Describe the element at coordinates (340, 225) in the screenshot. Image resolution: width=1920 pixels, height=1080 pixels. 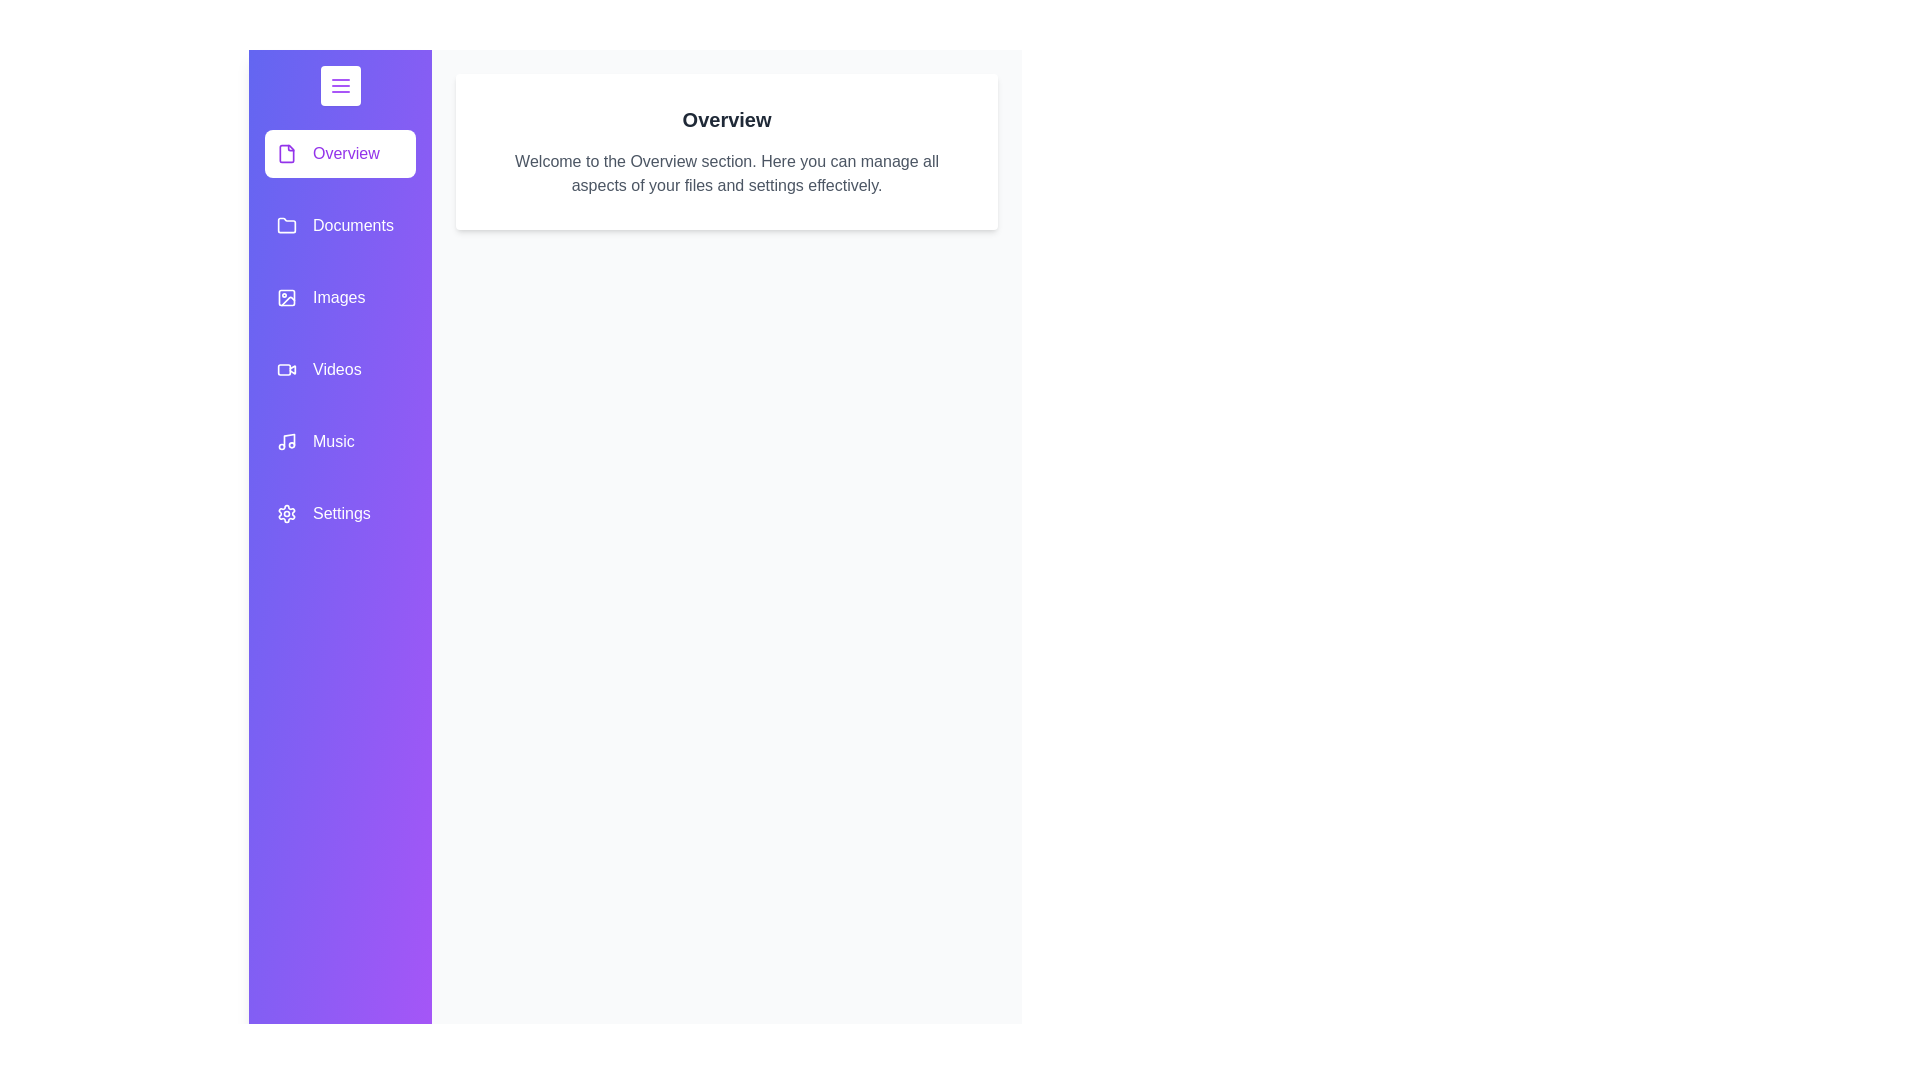
I see `the category item labeled Documents in the drawer` at that location.